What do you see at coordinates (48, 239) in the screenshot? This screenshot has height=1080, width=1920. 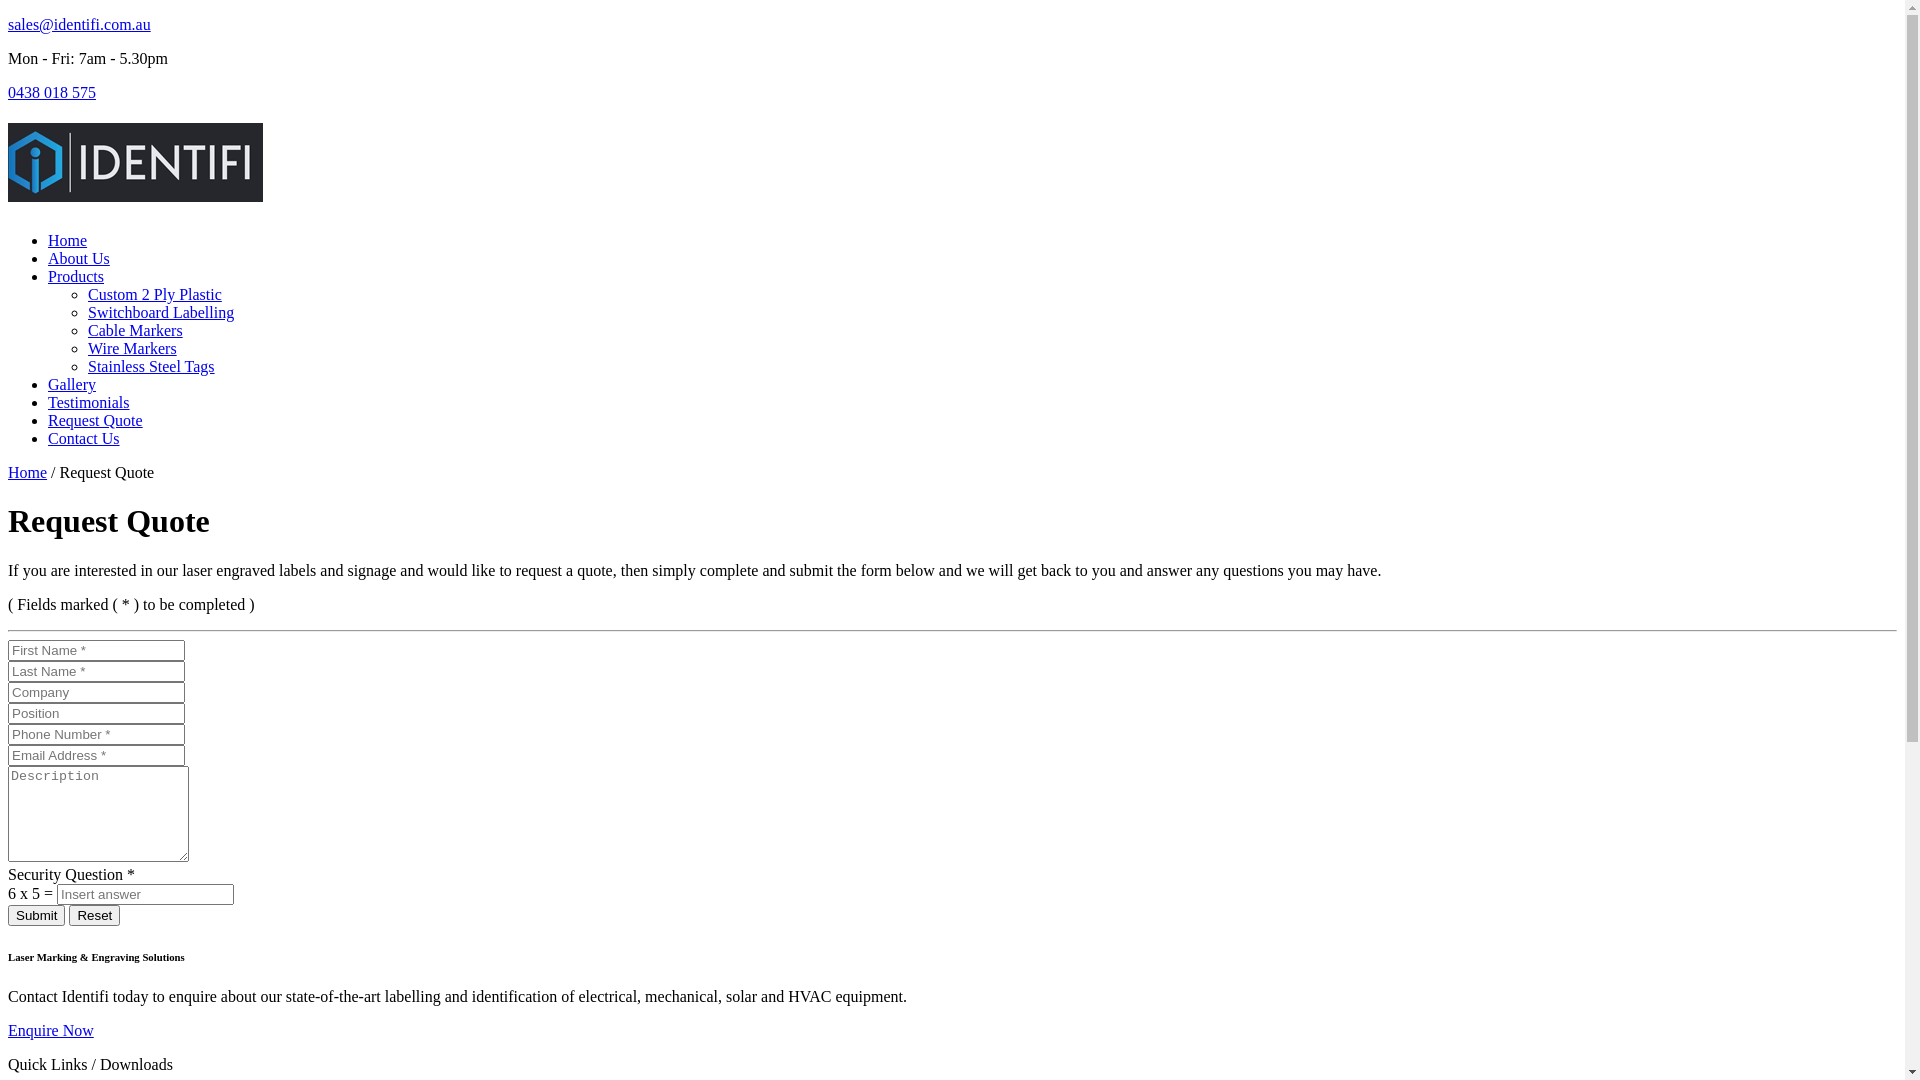 I see `'Home'` at bounding box center [48, 239].